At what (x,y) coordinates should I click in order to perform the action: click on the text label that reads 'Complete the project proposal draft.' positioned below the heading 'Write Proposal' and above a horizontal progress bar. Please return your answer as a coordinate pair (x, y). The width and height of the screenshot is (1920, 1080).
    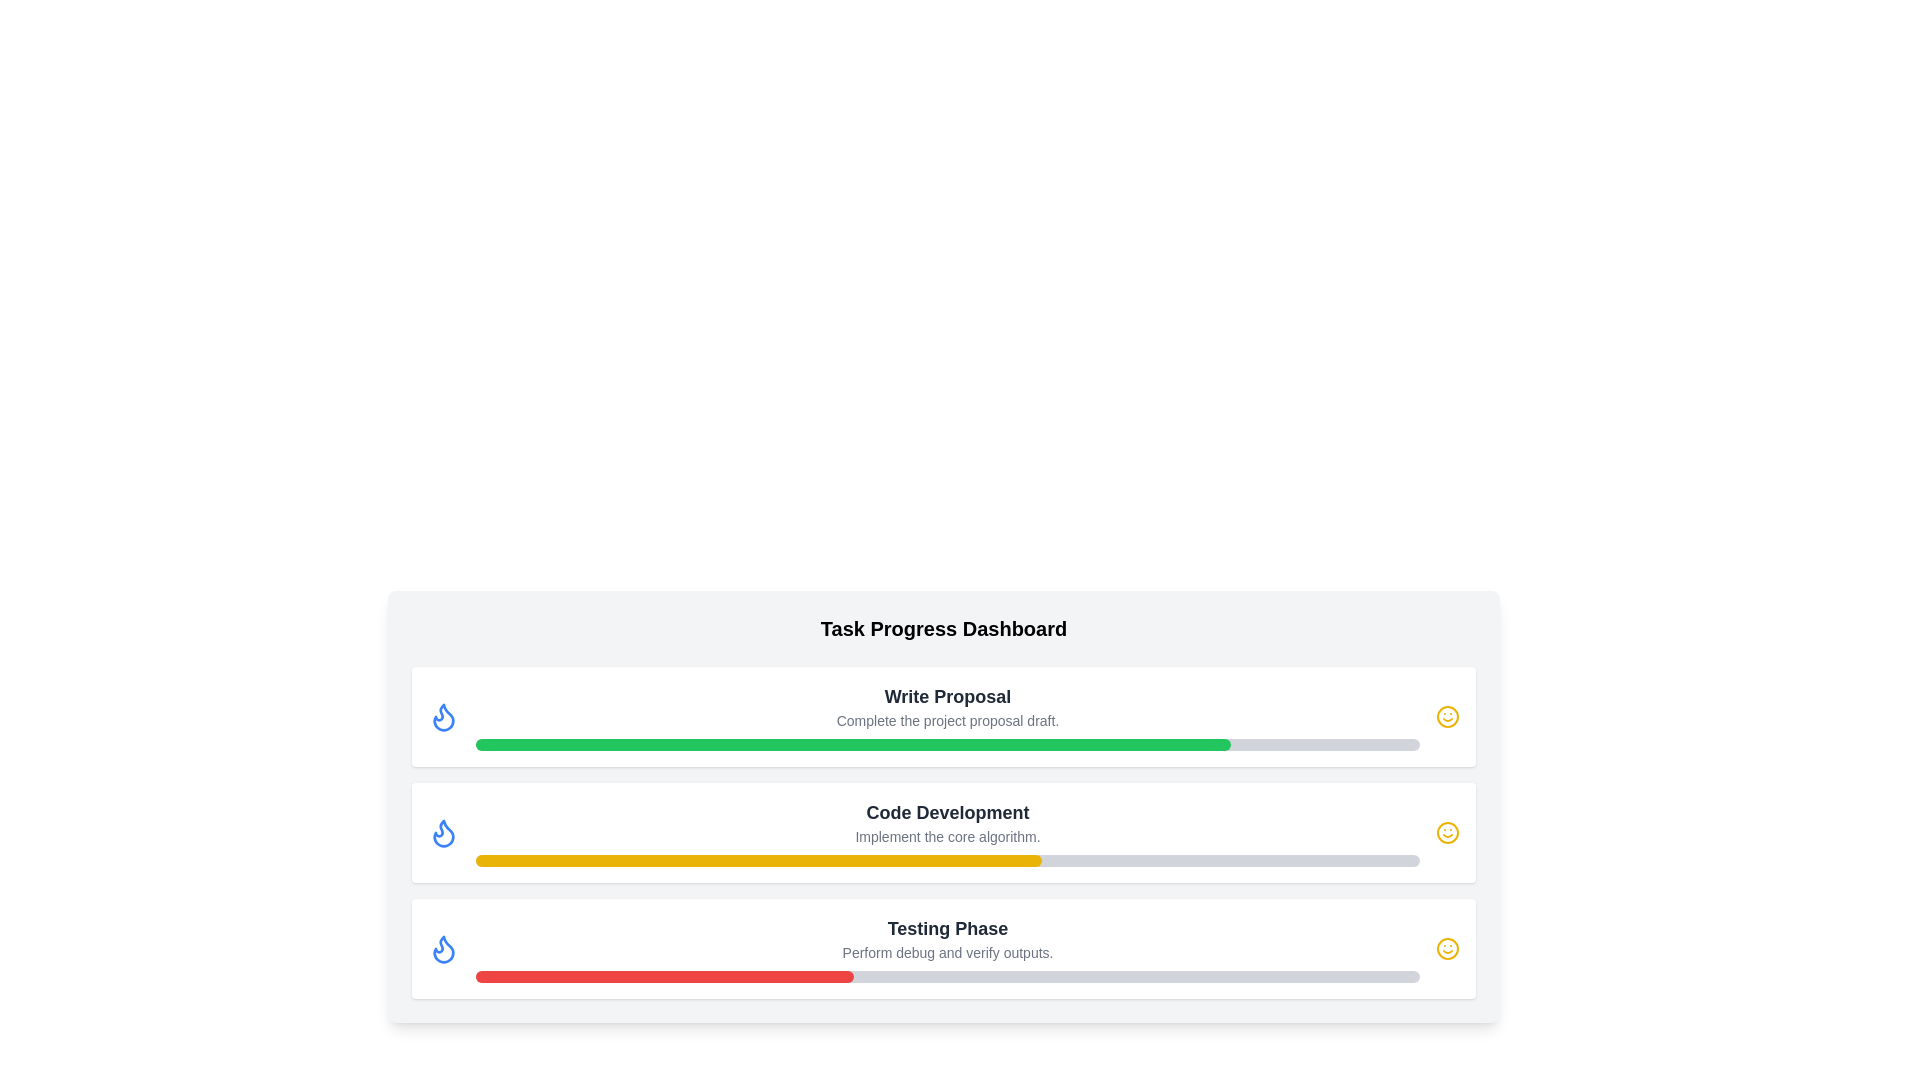
    Looking at the image, I should click on (947, 721).